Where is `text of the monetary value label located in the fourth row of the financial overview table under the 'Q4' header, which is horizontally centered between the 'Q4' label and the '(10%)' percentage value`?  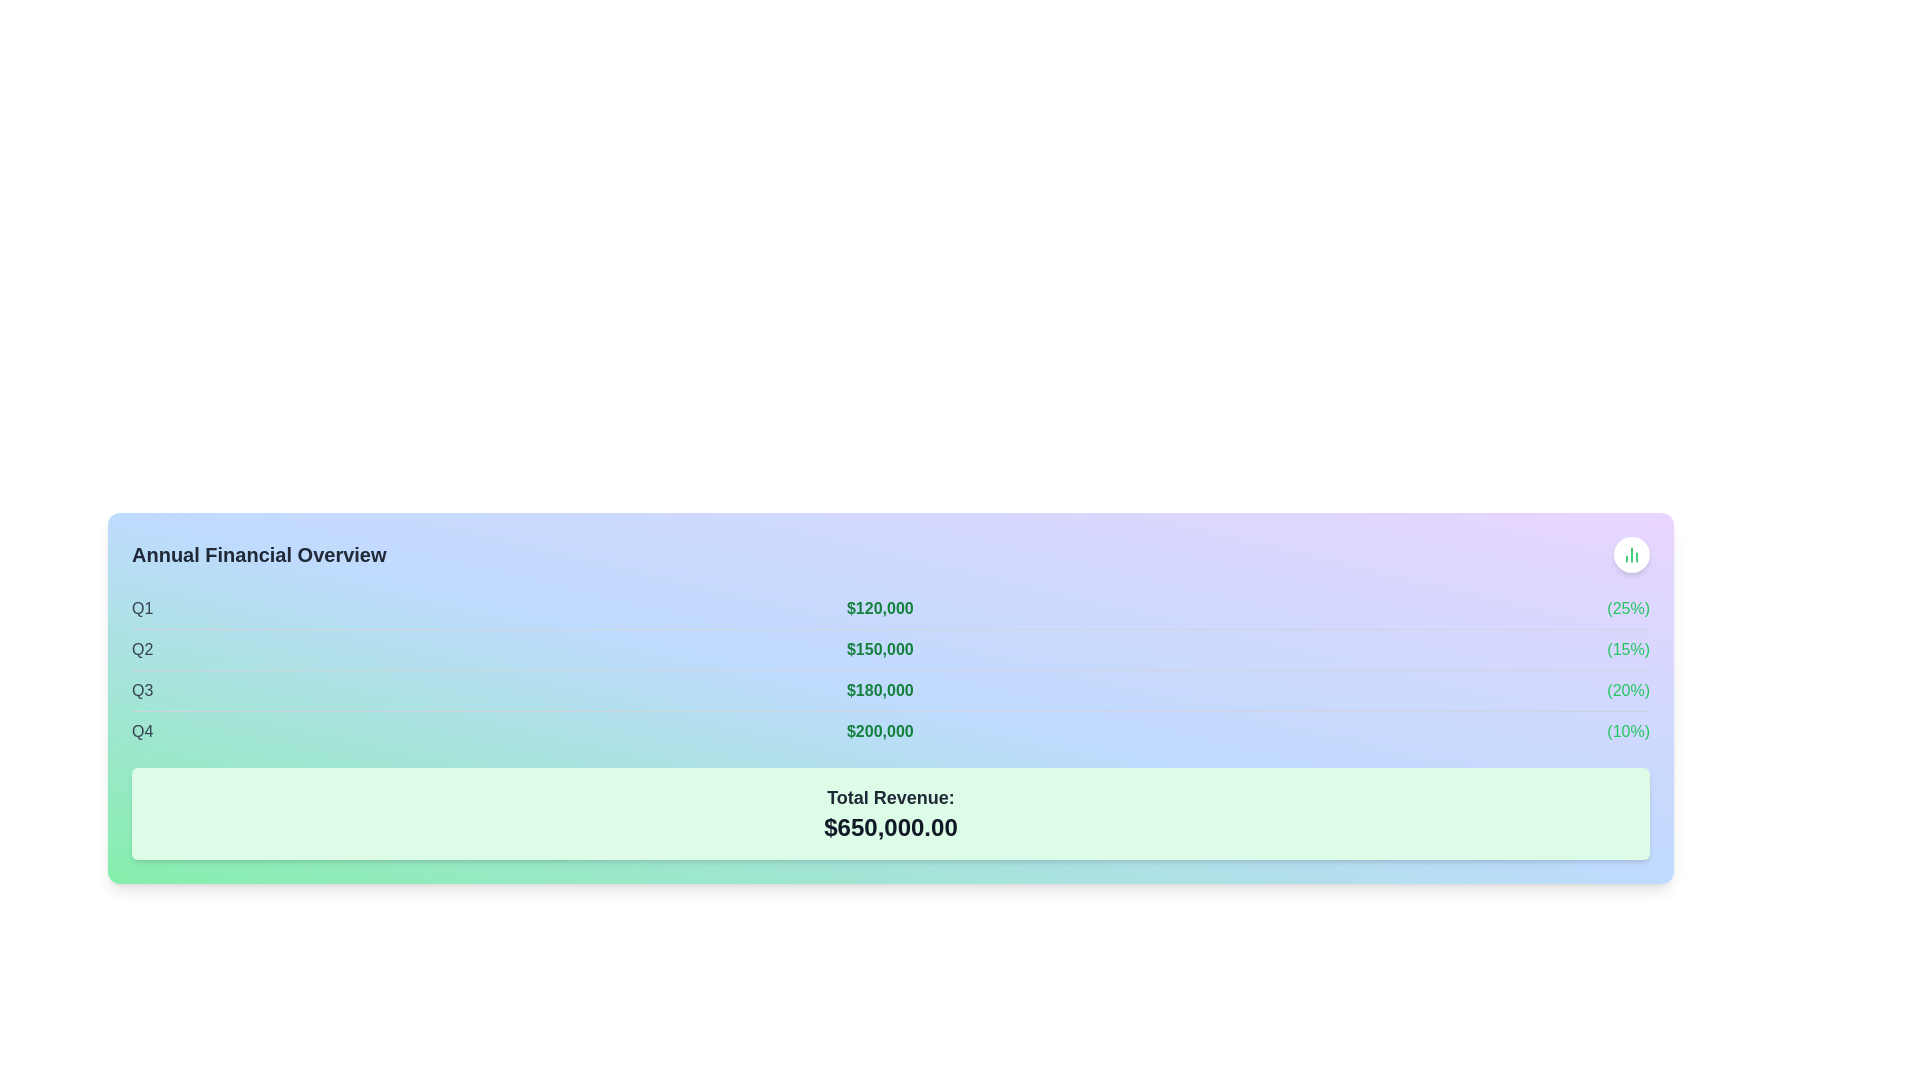 text of the monetary value label located in the fourth row of the financial overview table under the 'Q4' header, which is horizontally centered between the 'Q4' label and the '(10%)' percentage value is located at coordinates (880, 732).